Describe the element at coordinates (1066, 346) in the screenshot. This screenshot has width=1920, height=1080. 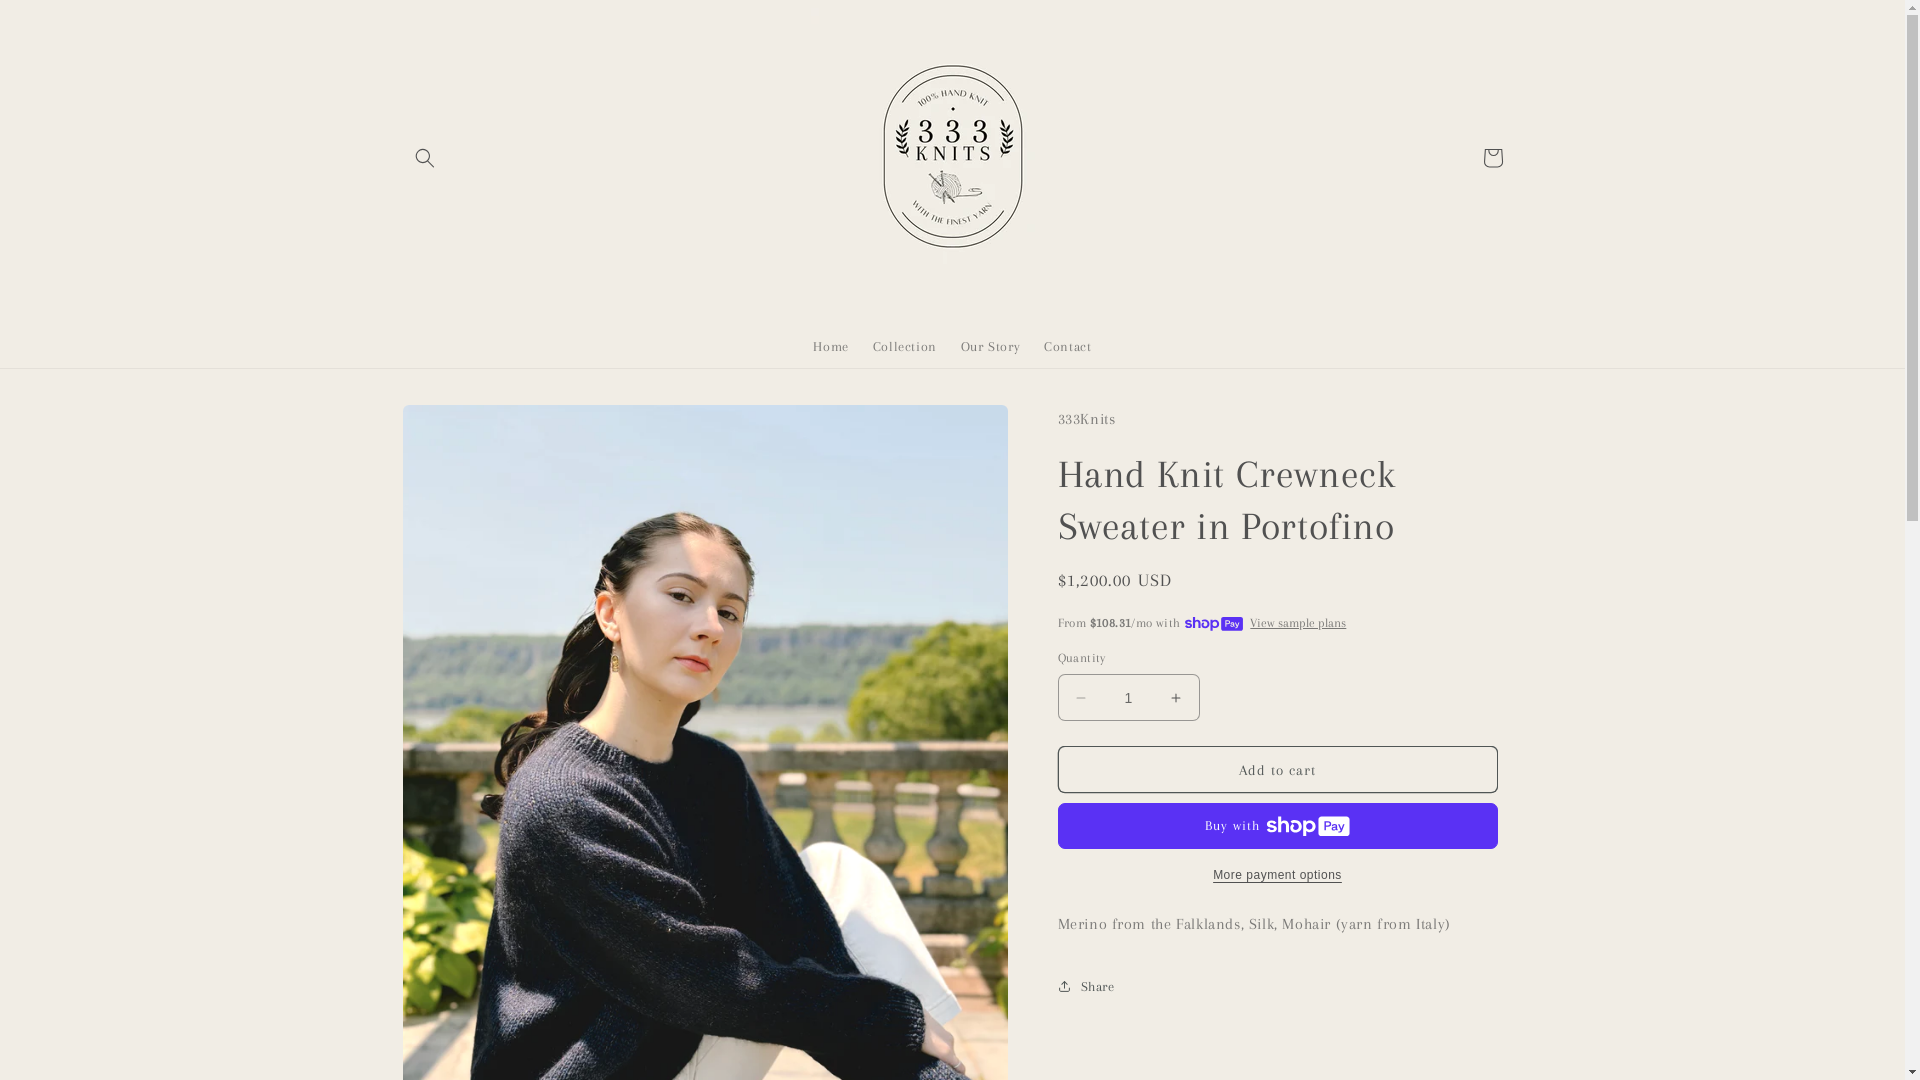
I see `'Contact'` at that location.